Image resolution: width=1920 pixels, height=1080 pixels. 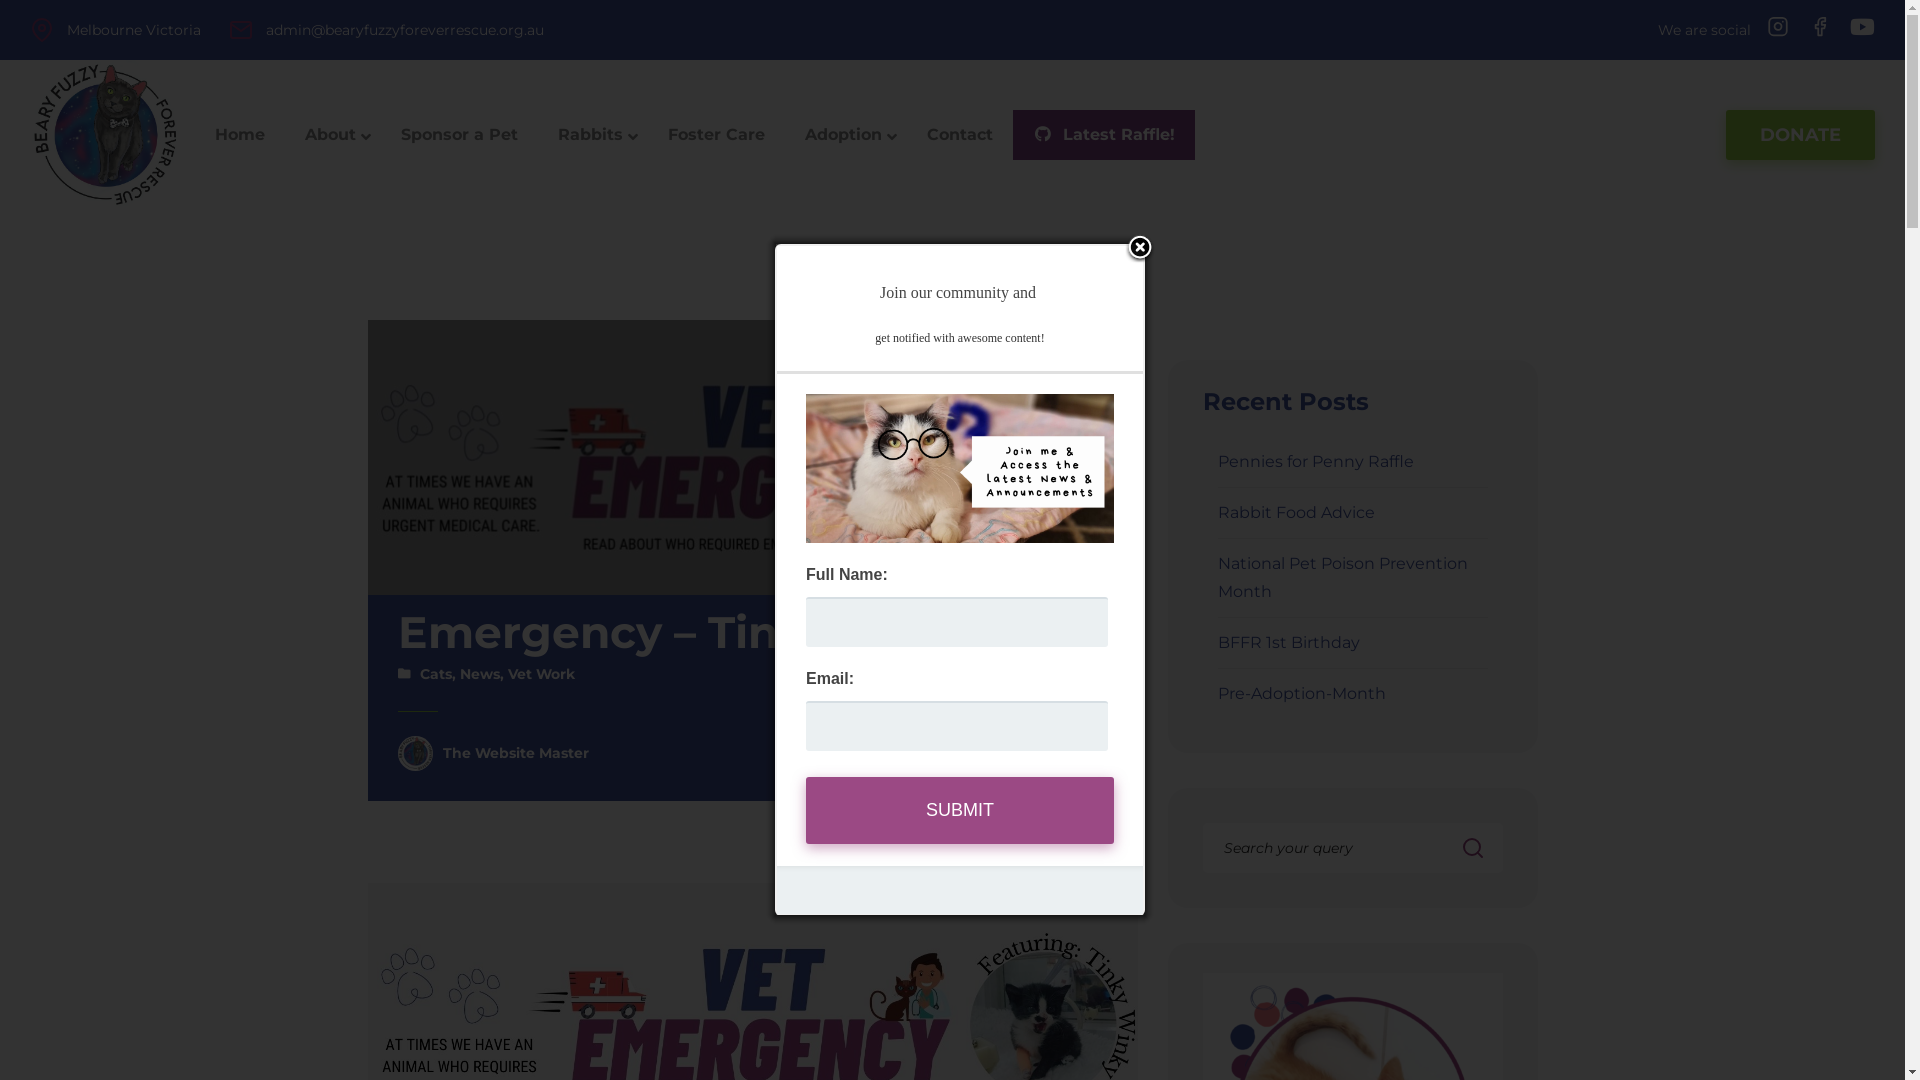 I want to click on 'Home', so click(x=240, y=135).